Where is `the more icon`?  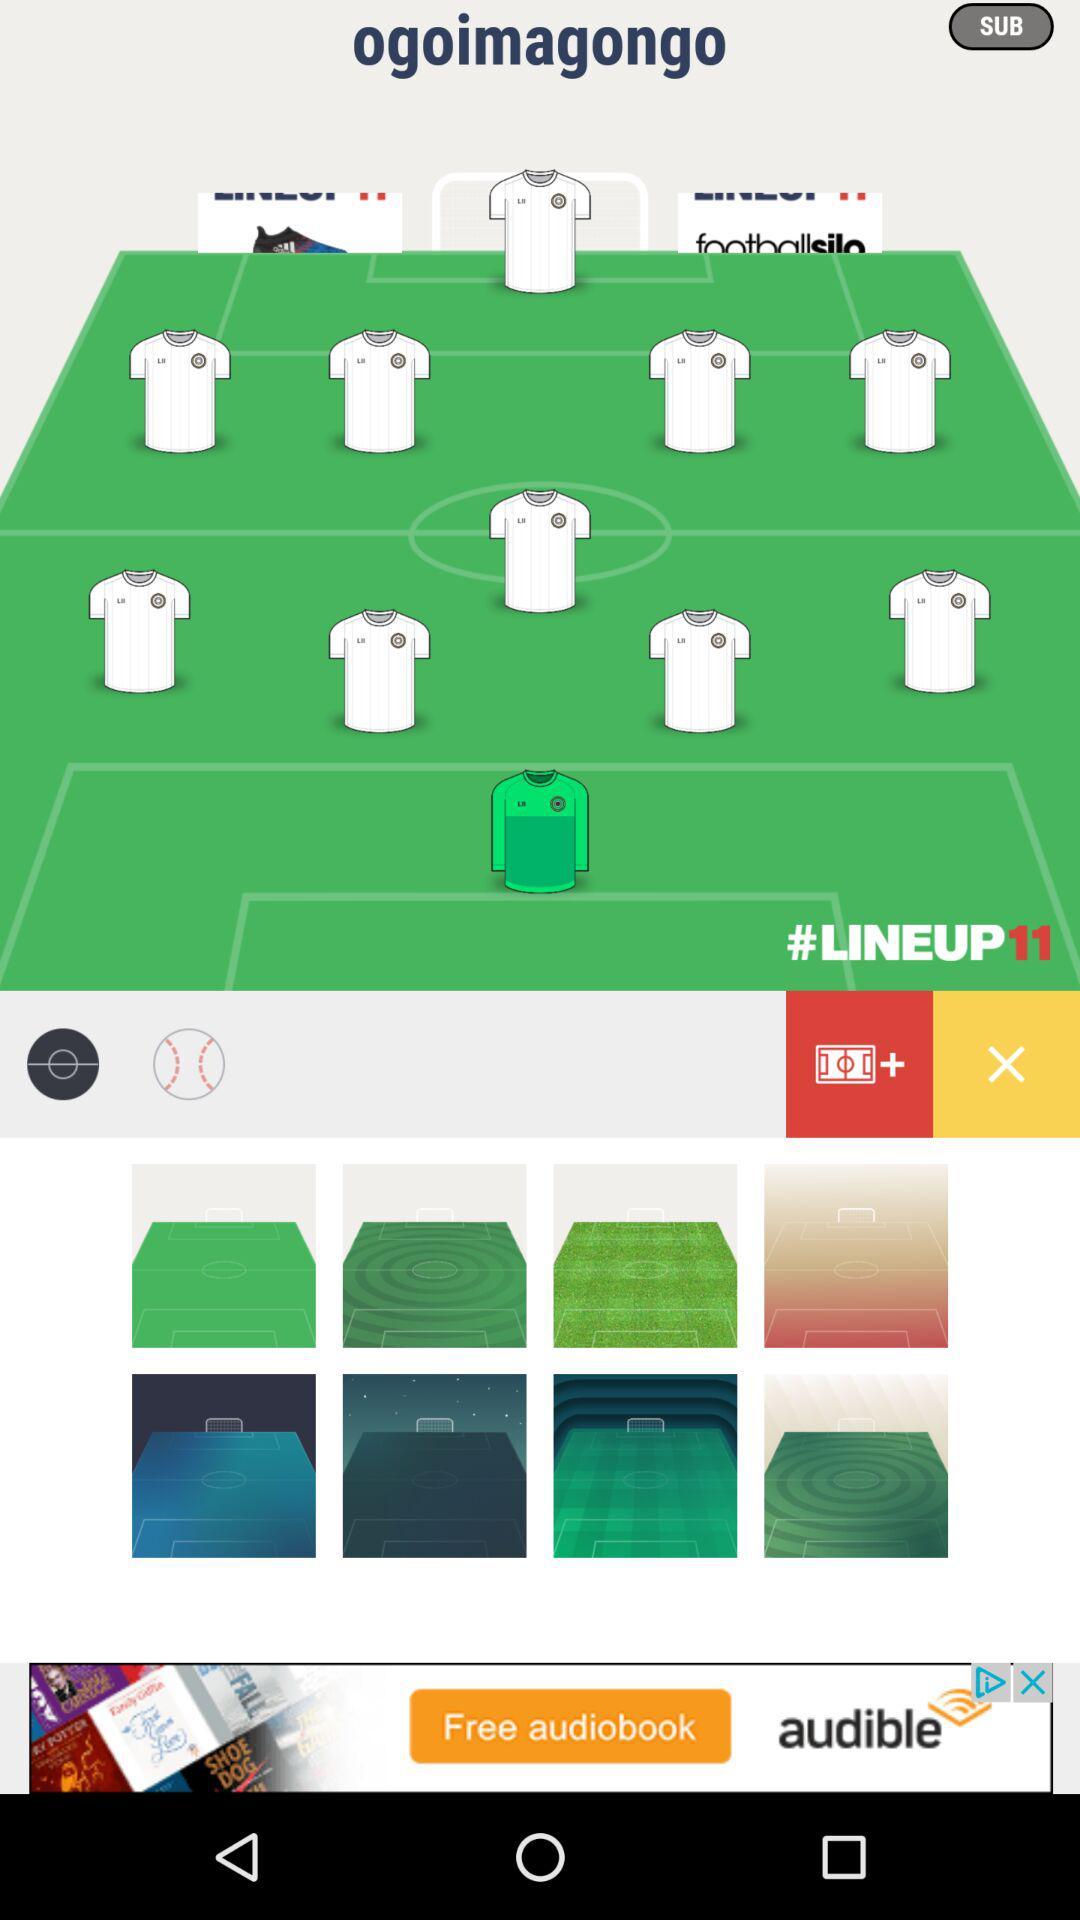 the more icon is located at coordinates (858, 1063).